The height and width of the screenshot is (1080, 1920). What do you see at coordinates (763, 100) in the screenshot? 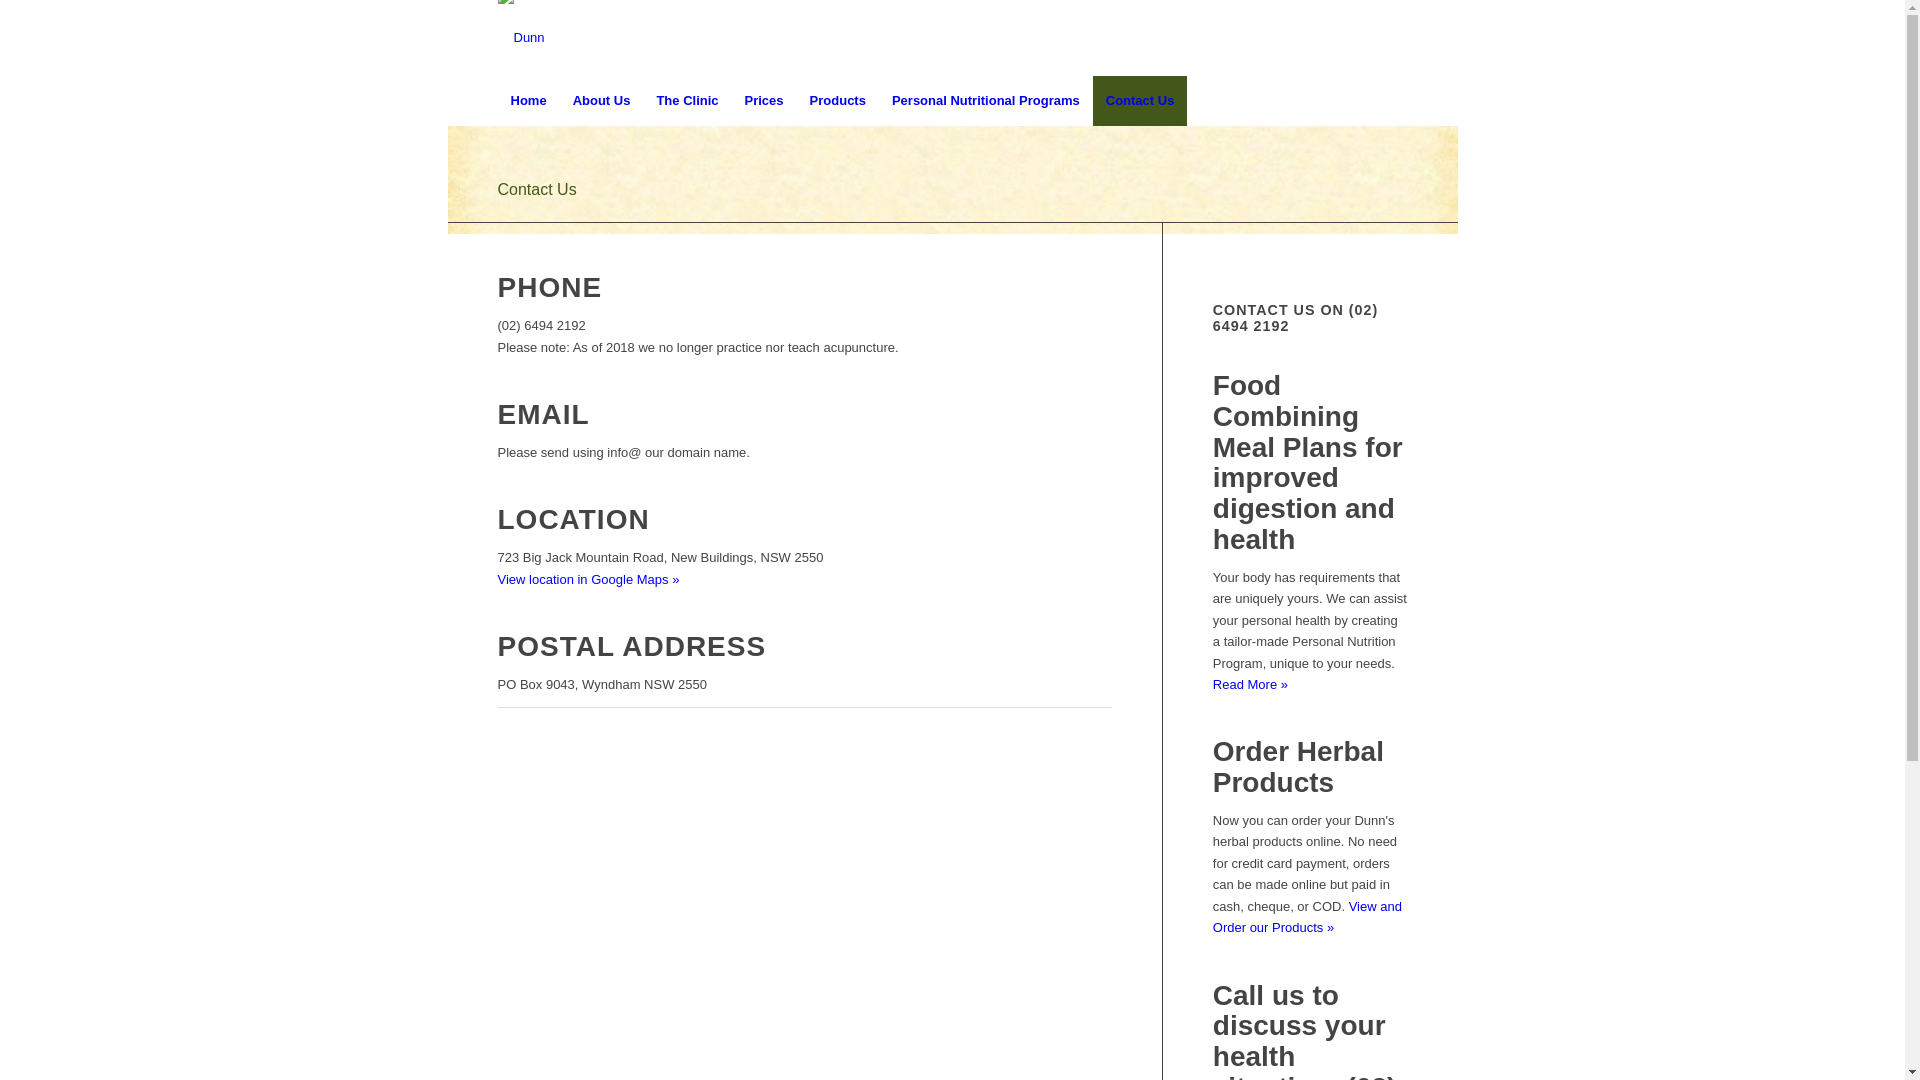
I see `'Prices'` at bounding box center [763, 100].